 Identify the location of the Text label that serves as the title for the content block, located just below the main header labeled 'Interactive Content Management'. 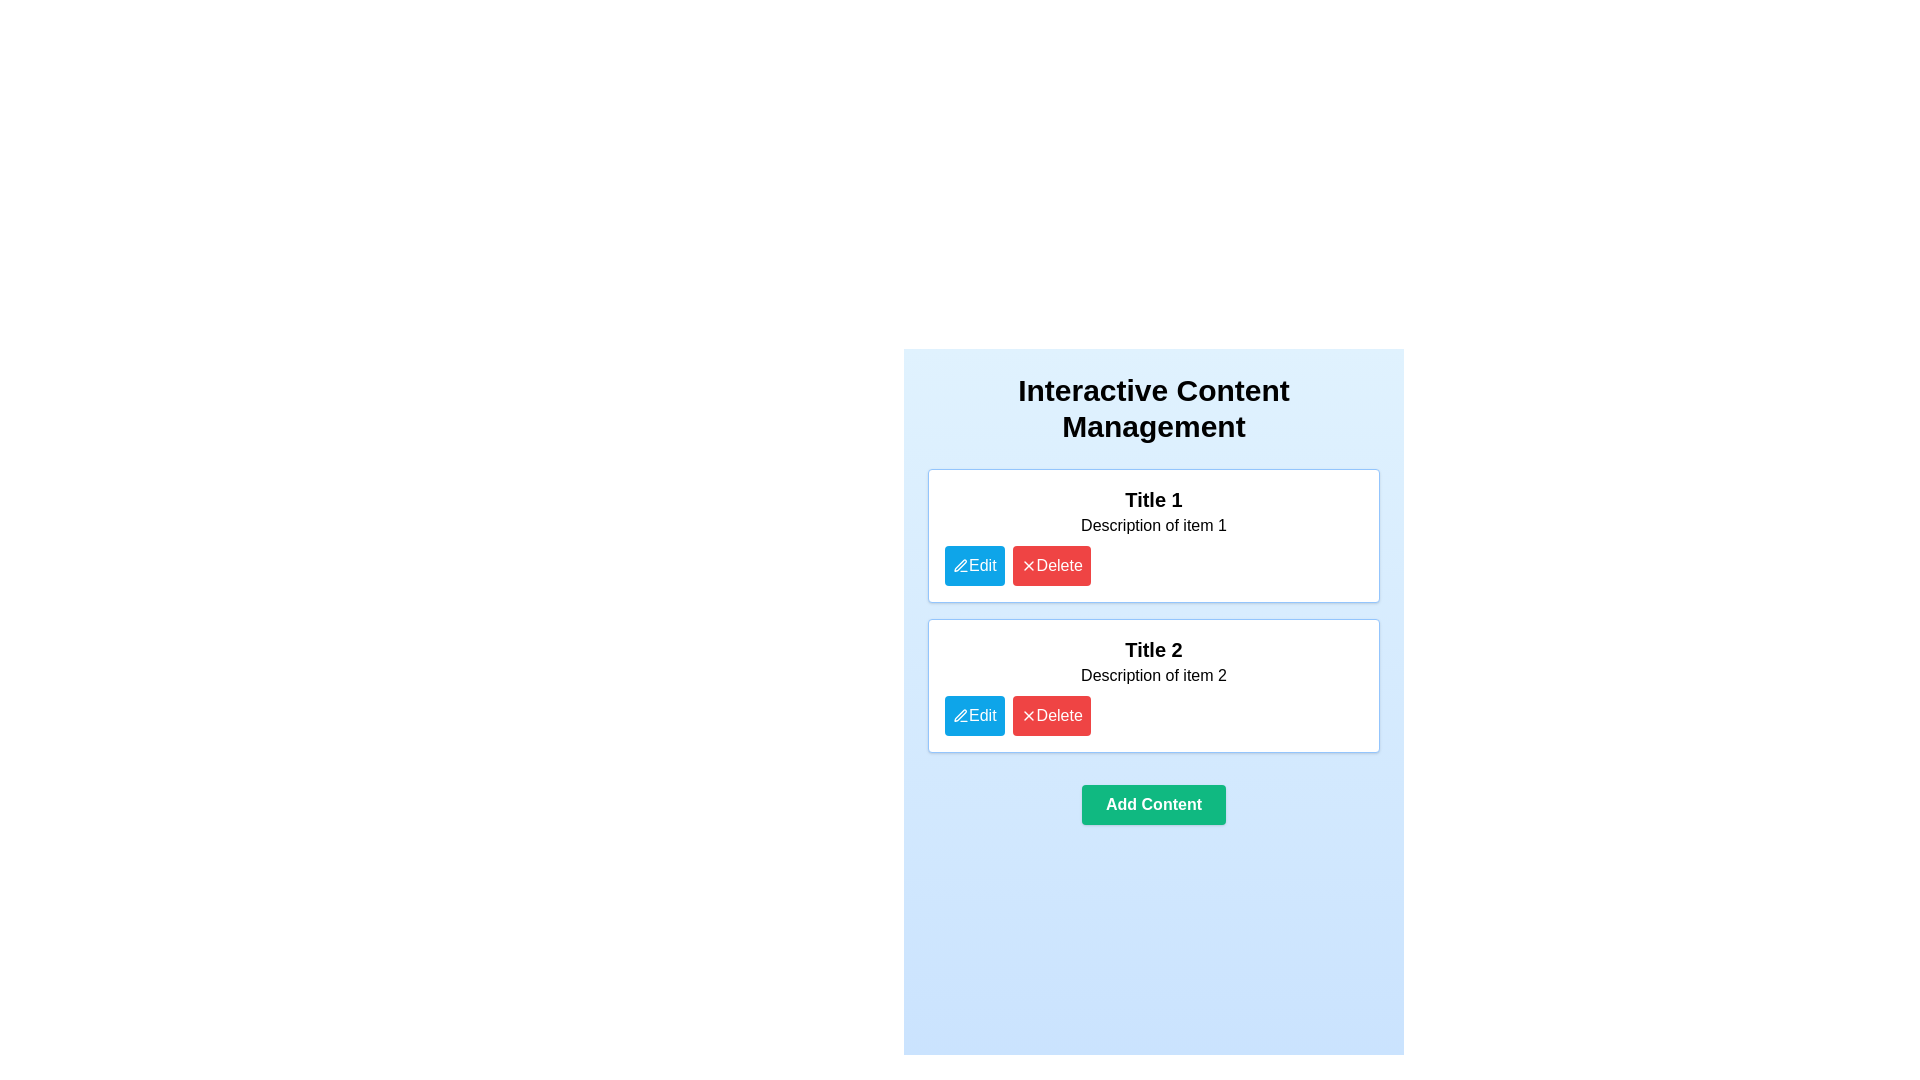
(1153, 499).